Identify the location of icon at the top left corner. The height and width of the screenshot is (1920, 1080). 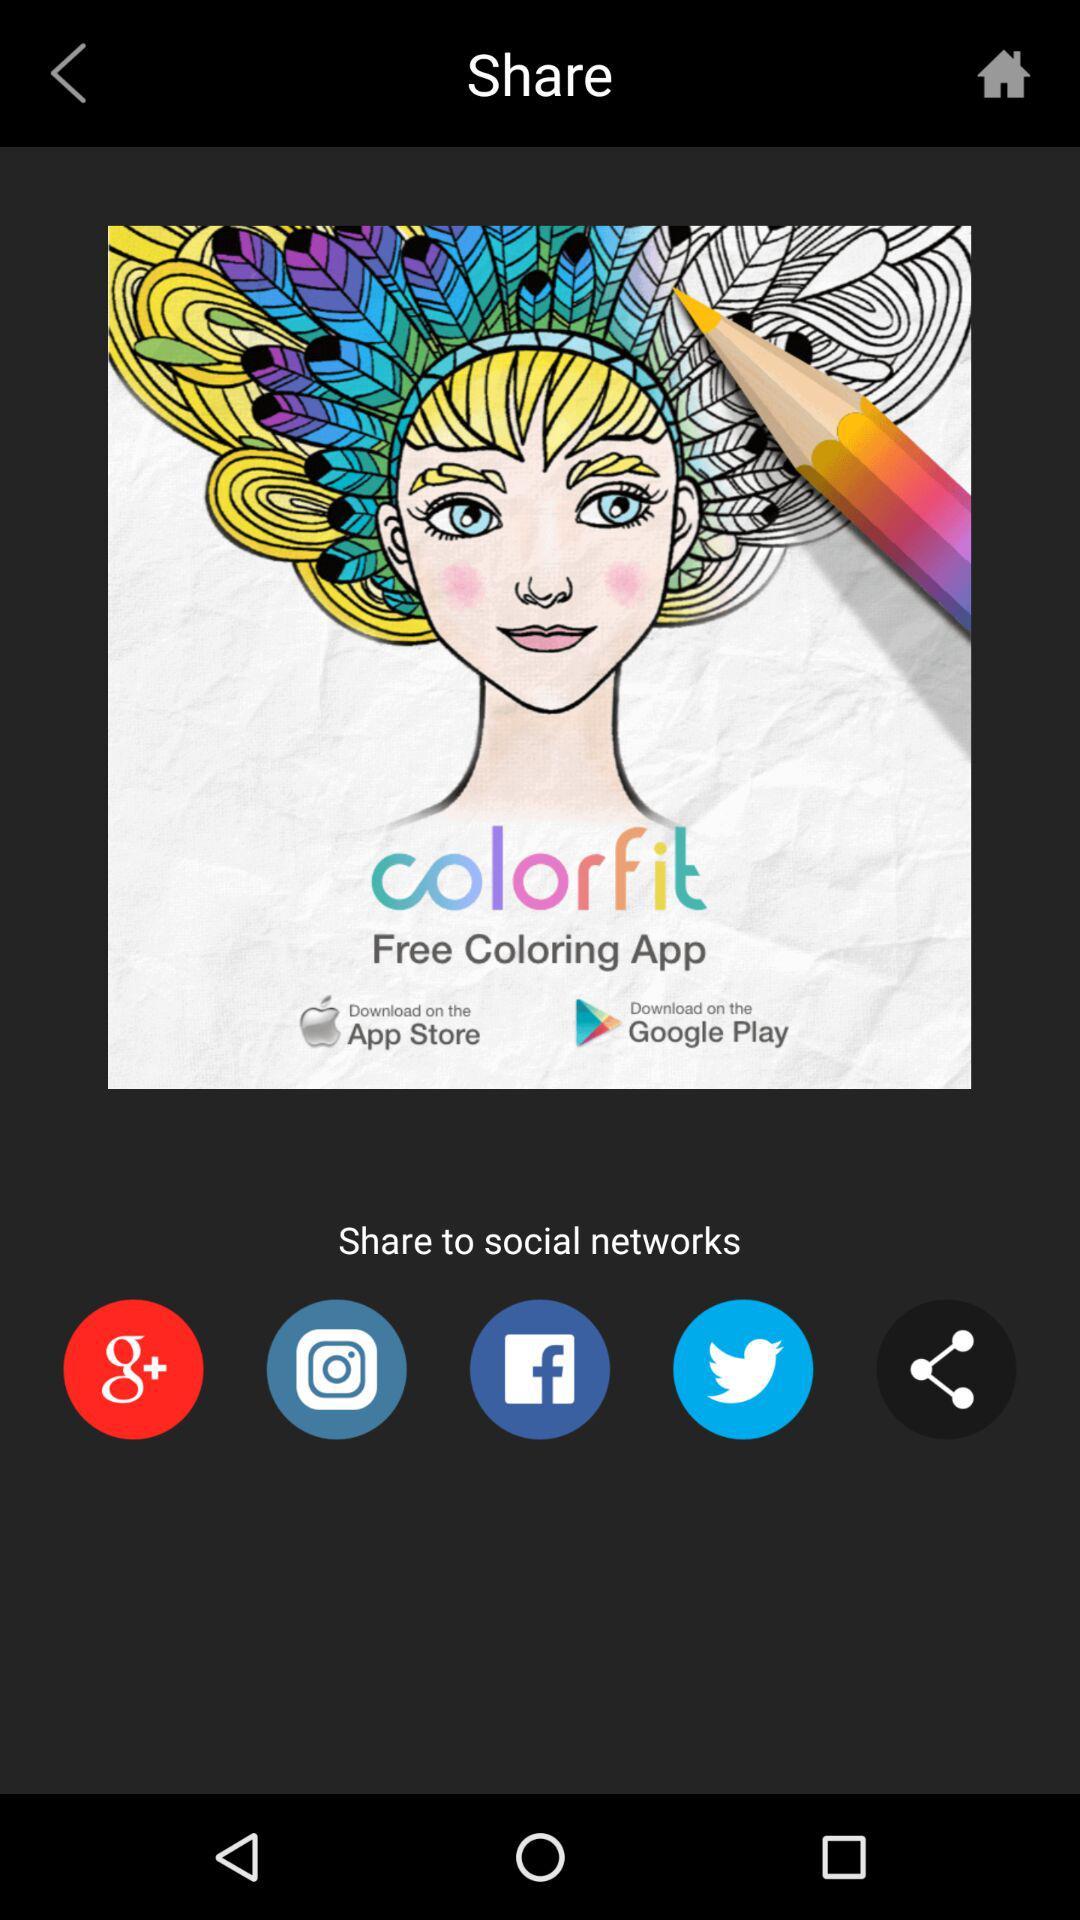
(75, 73).